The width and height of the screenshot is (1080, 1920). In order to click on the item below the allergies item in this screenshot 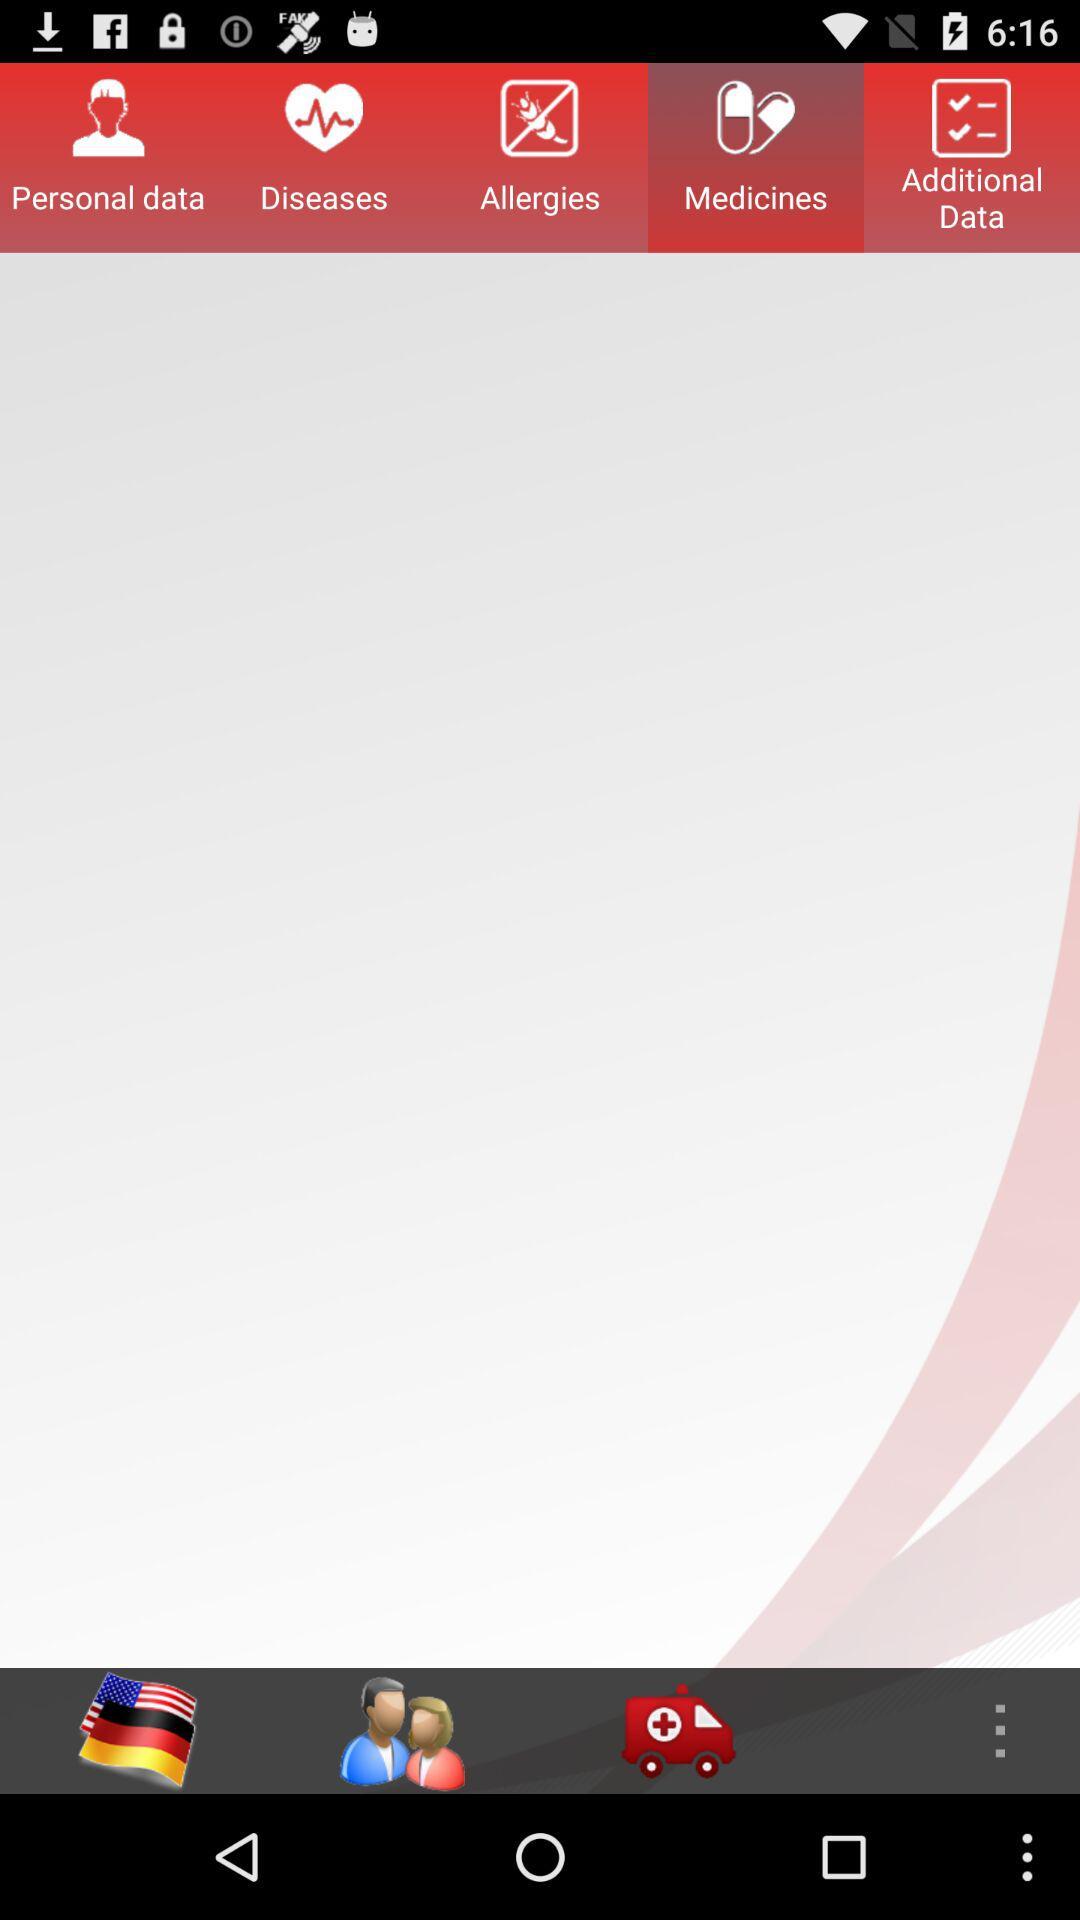, I will do `click(677, 1730)`.